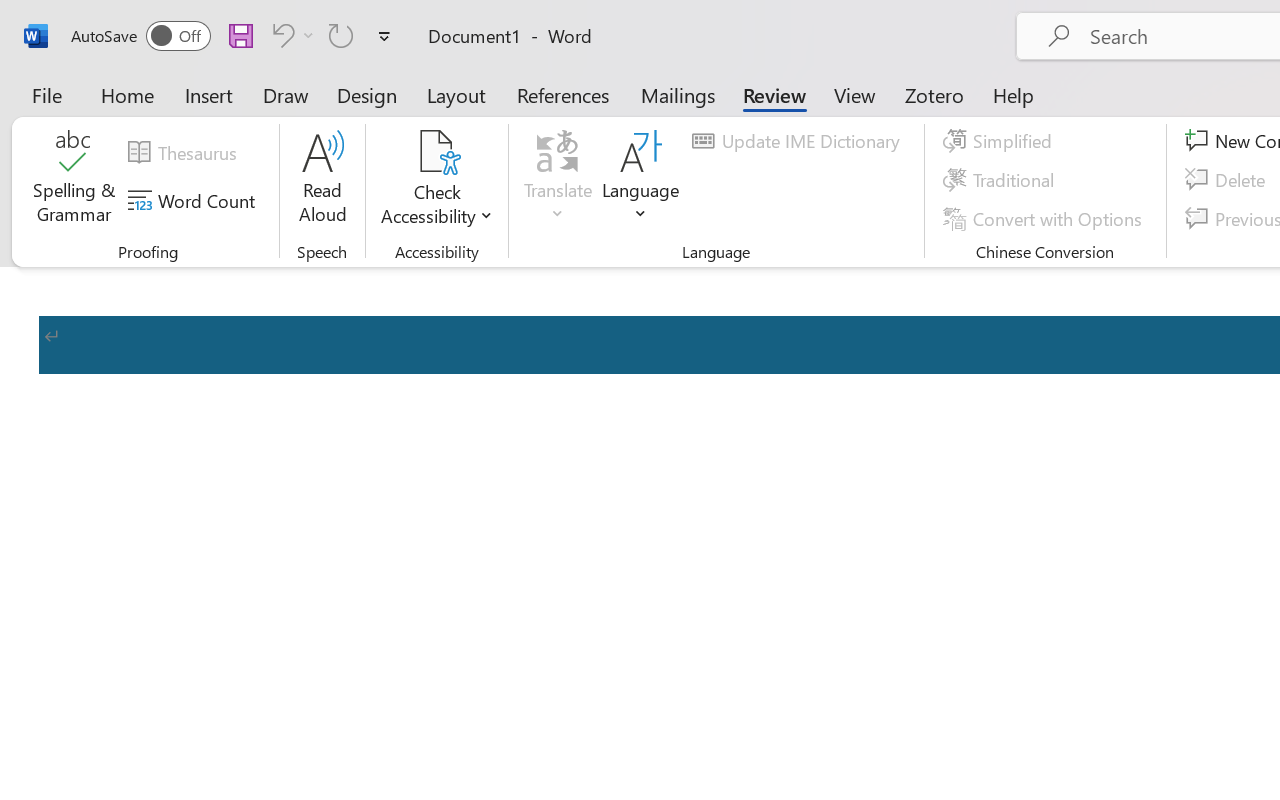  Describe the element at coordinates (1002, 179) in the screenshot. I see `'Traditional'` at that location.